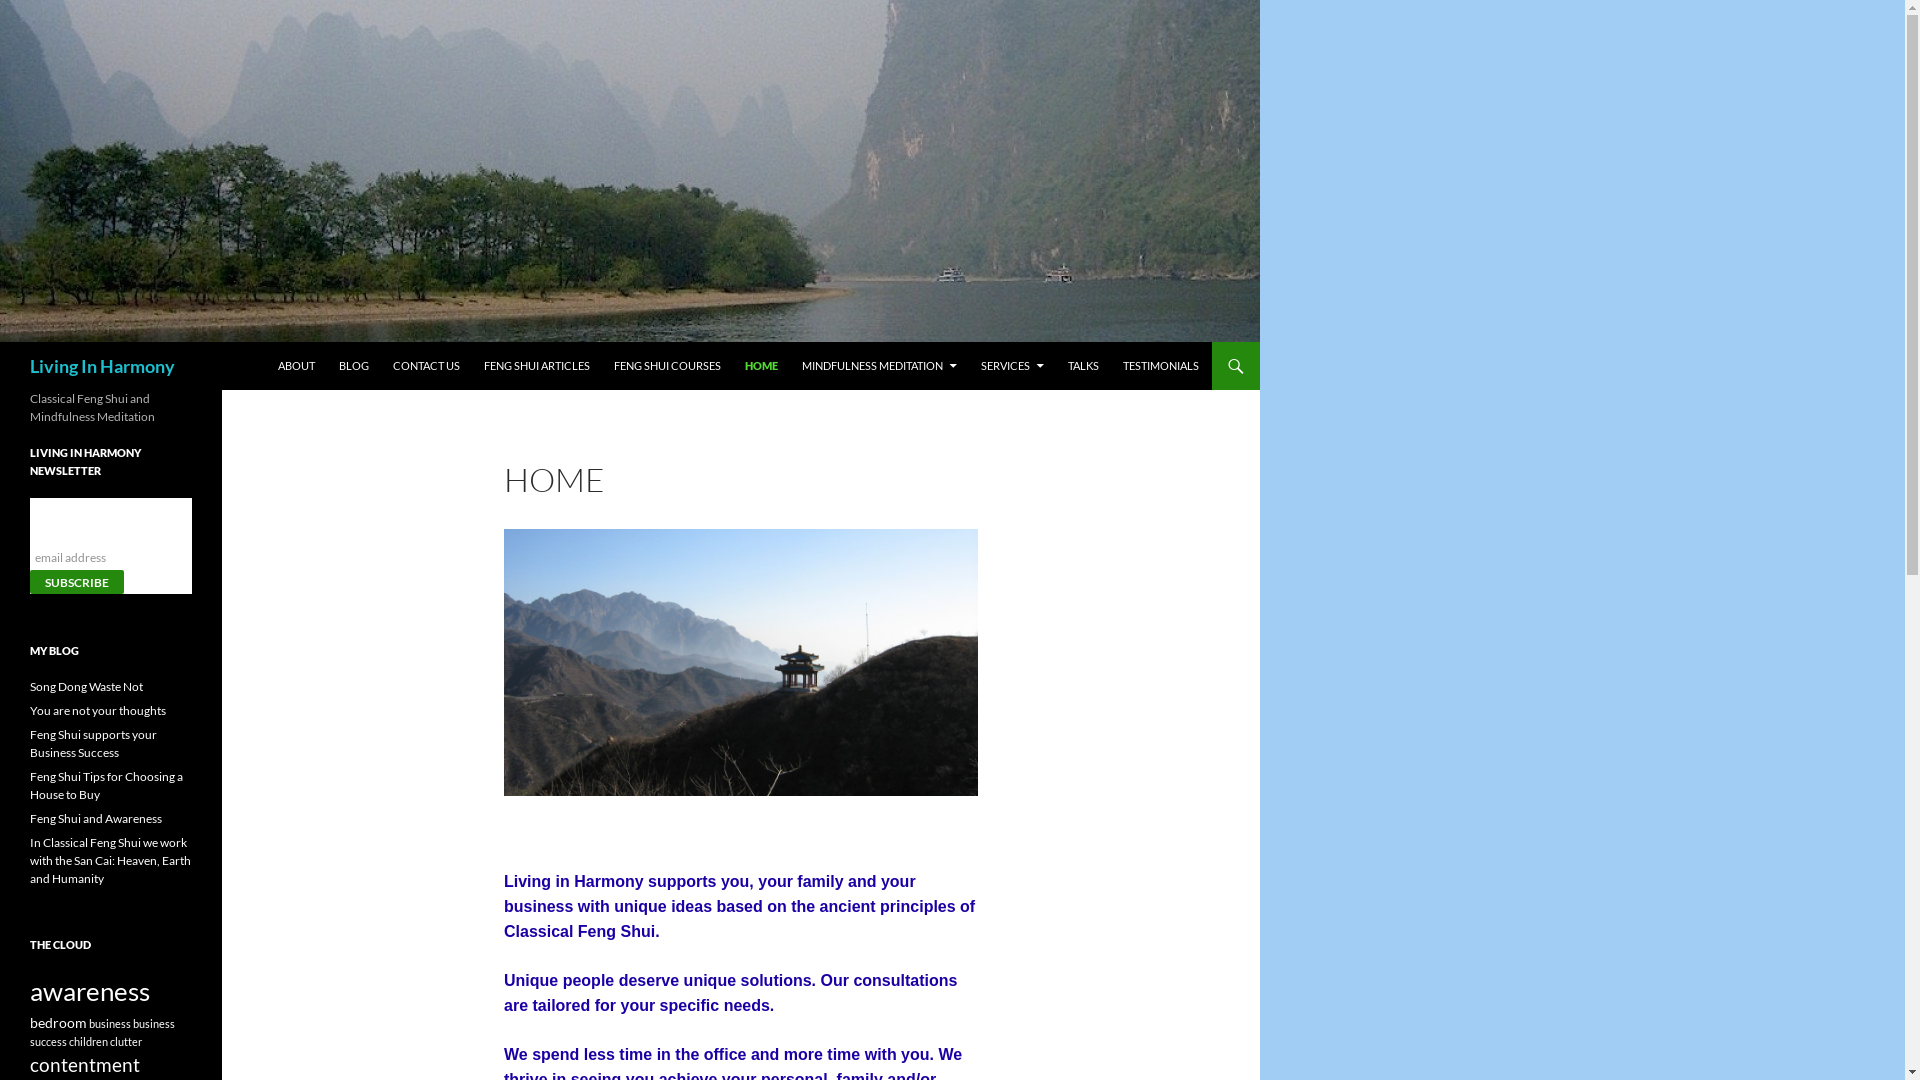 Image resolution: width=1920 pixels, height=1080 pixels. What do you see at coordinates (4, 353) in the screenshot?
I see `'Search'` at bounding box center [4, 353].